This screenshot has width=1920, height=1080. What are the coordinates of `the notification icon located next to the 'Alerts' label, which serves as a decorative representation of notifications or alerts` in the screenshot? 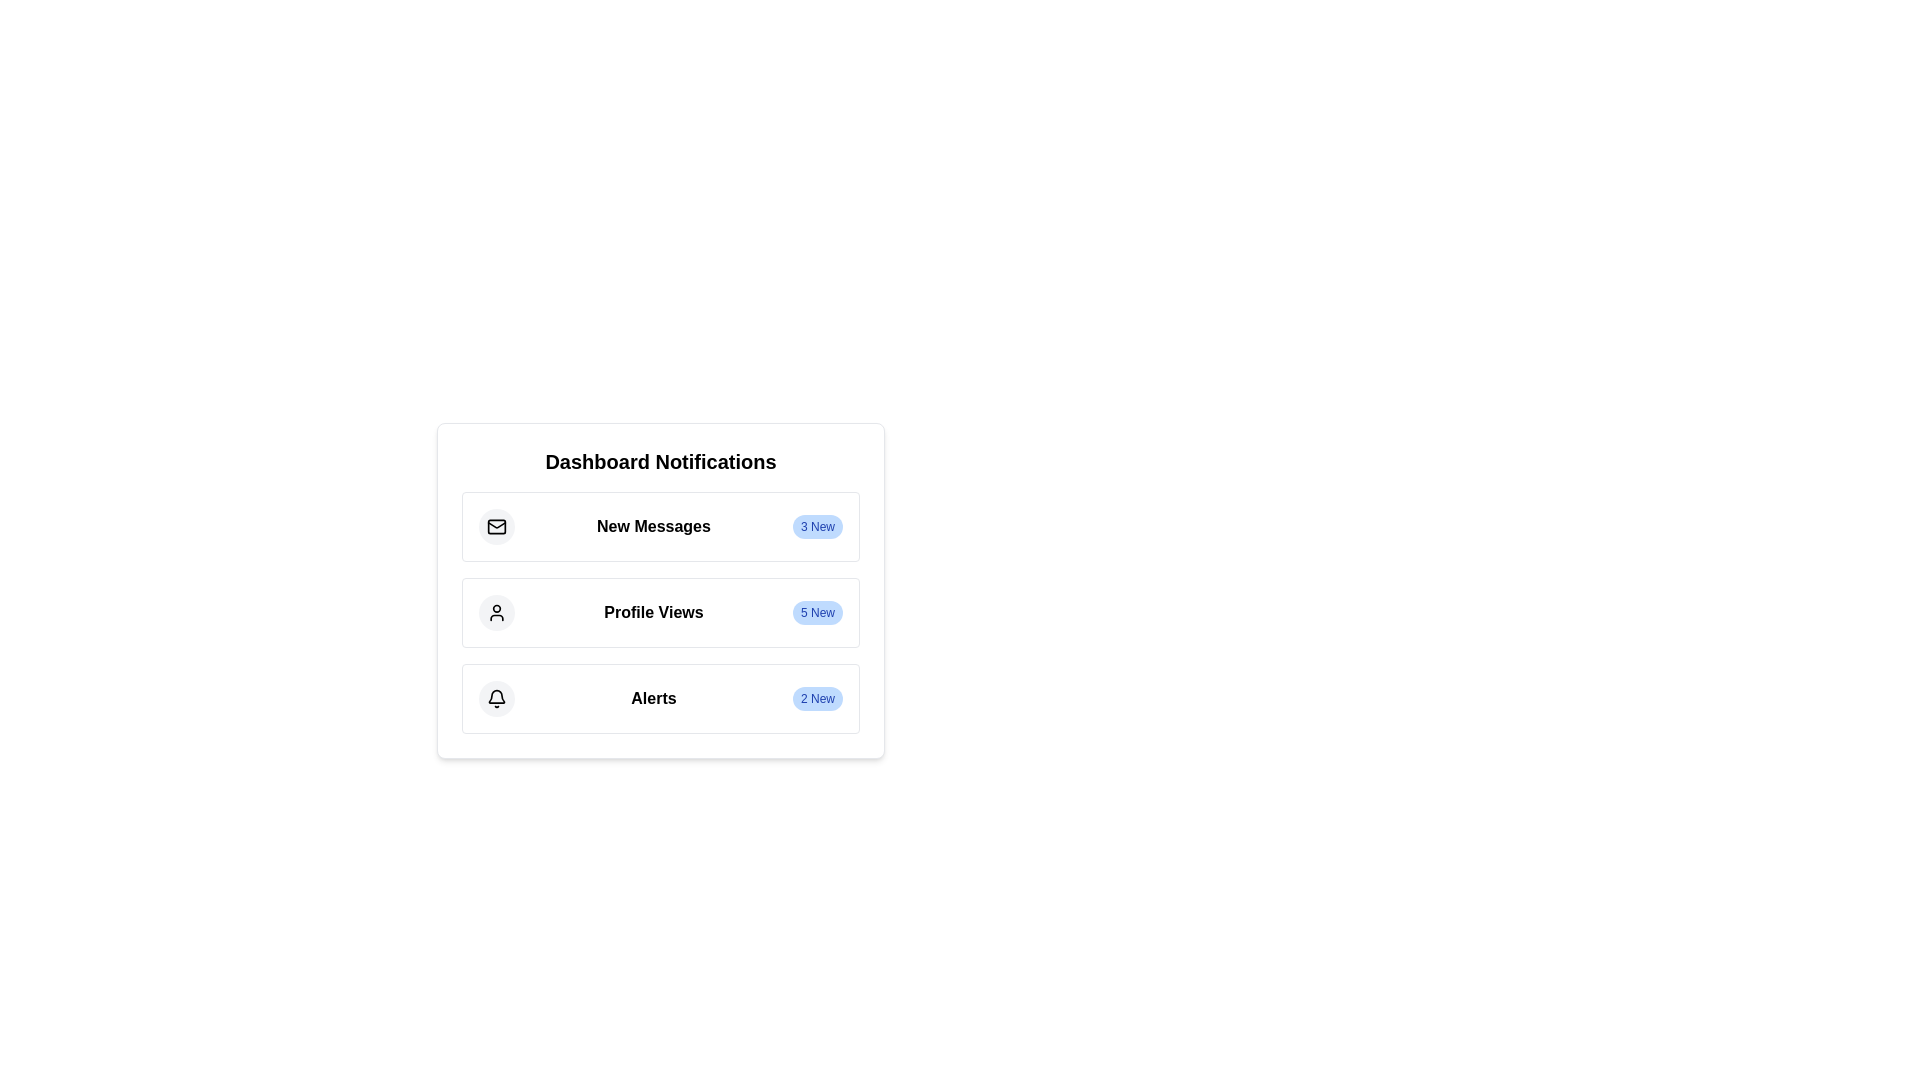 It's located at (497, 697).